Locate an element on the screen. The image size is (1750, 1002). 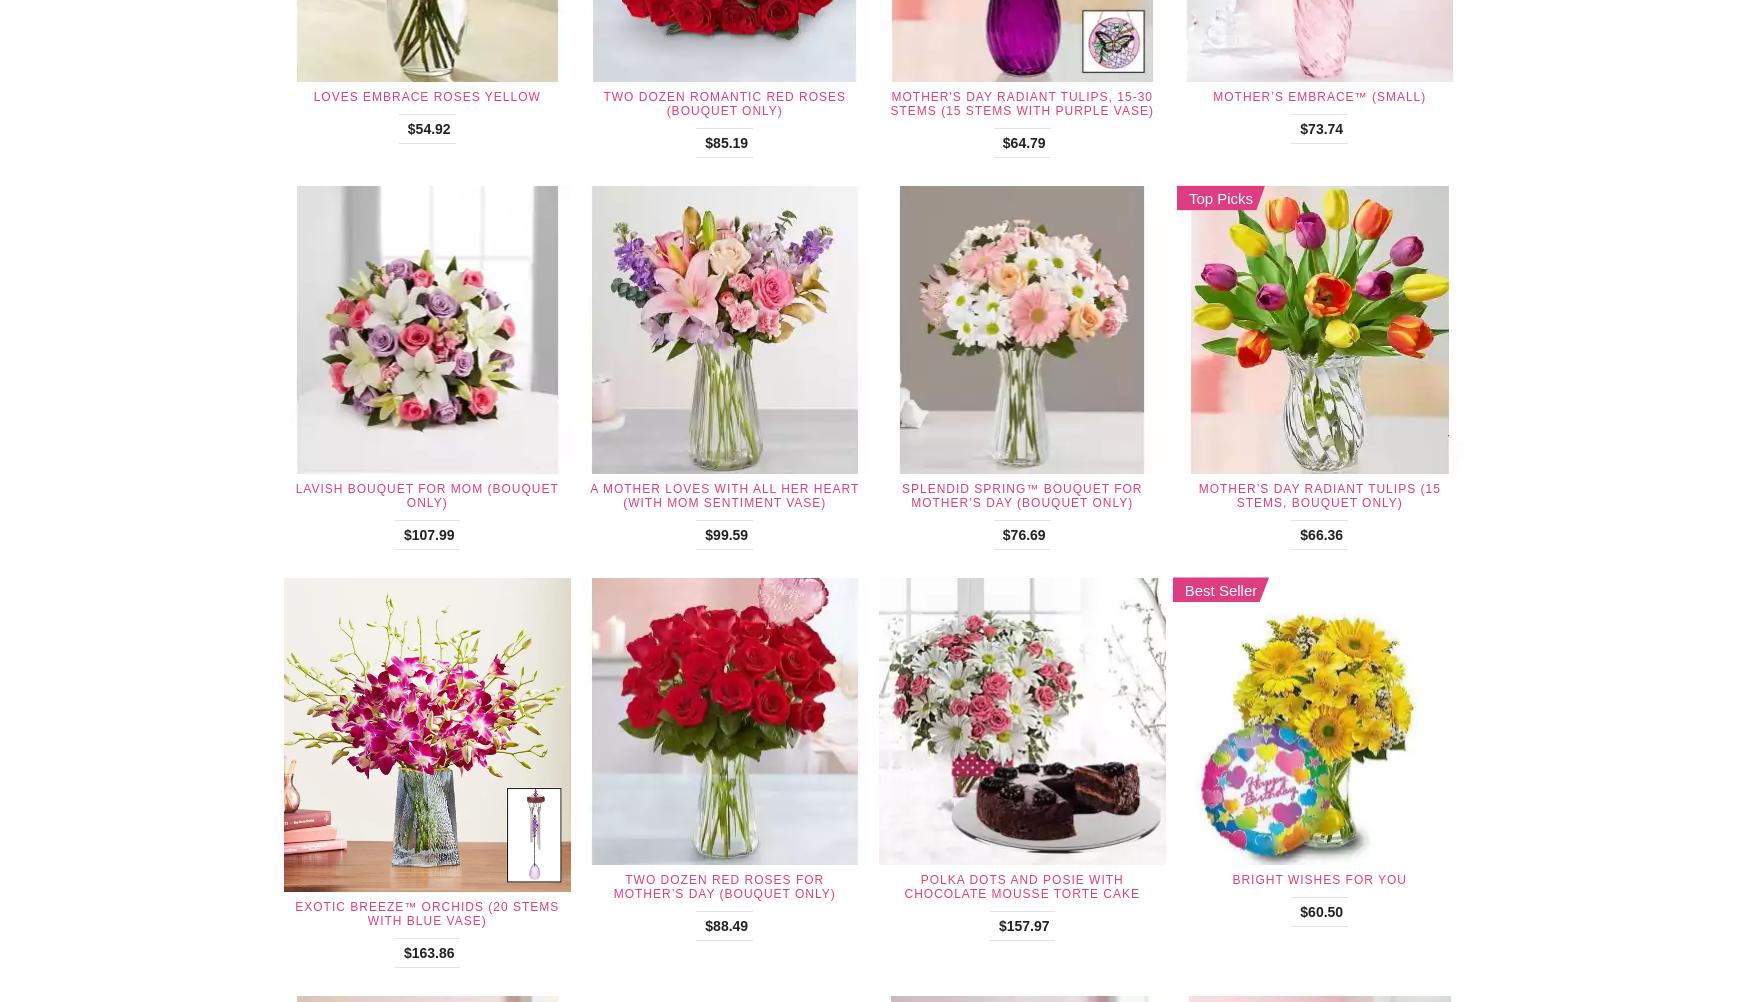
'Splendid Spring™ Bouquet for Mother’s Day (Bouquet Only)' is located at coordinates (1020, 493).